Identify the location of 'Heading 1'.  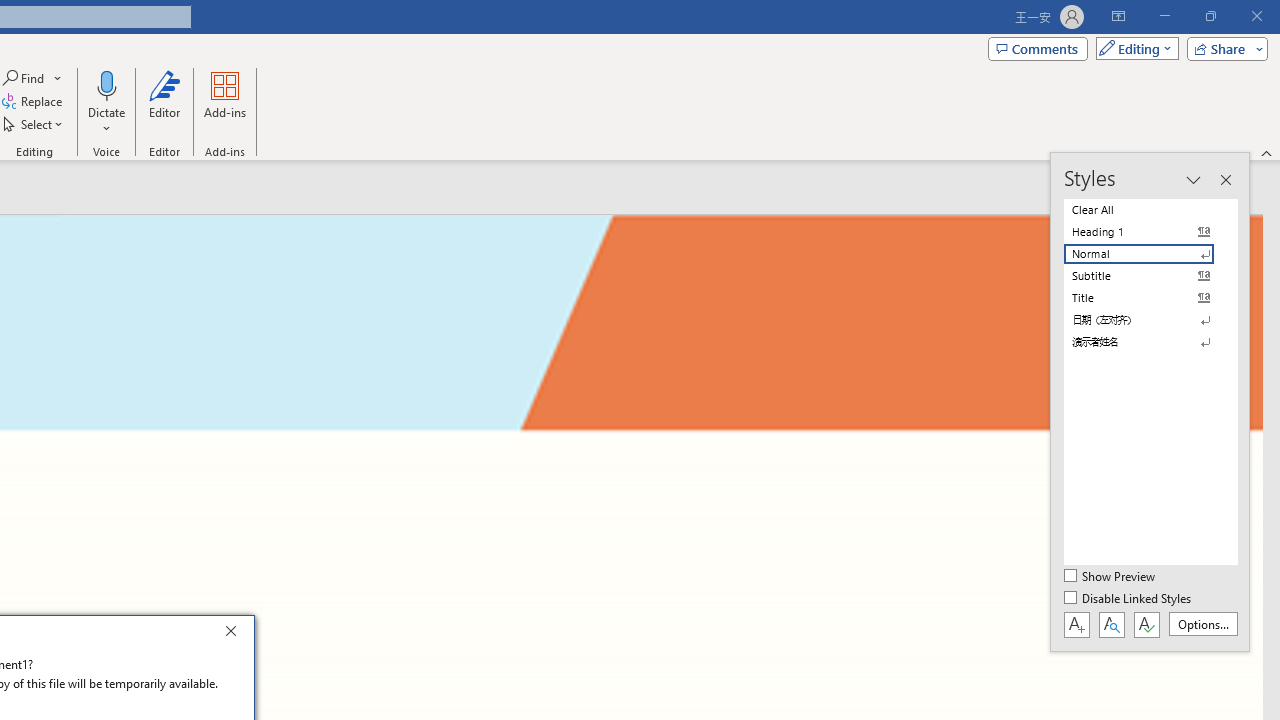
(1150, 231).